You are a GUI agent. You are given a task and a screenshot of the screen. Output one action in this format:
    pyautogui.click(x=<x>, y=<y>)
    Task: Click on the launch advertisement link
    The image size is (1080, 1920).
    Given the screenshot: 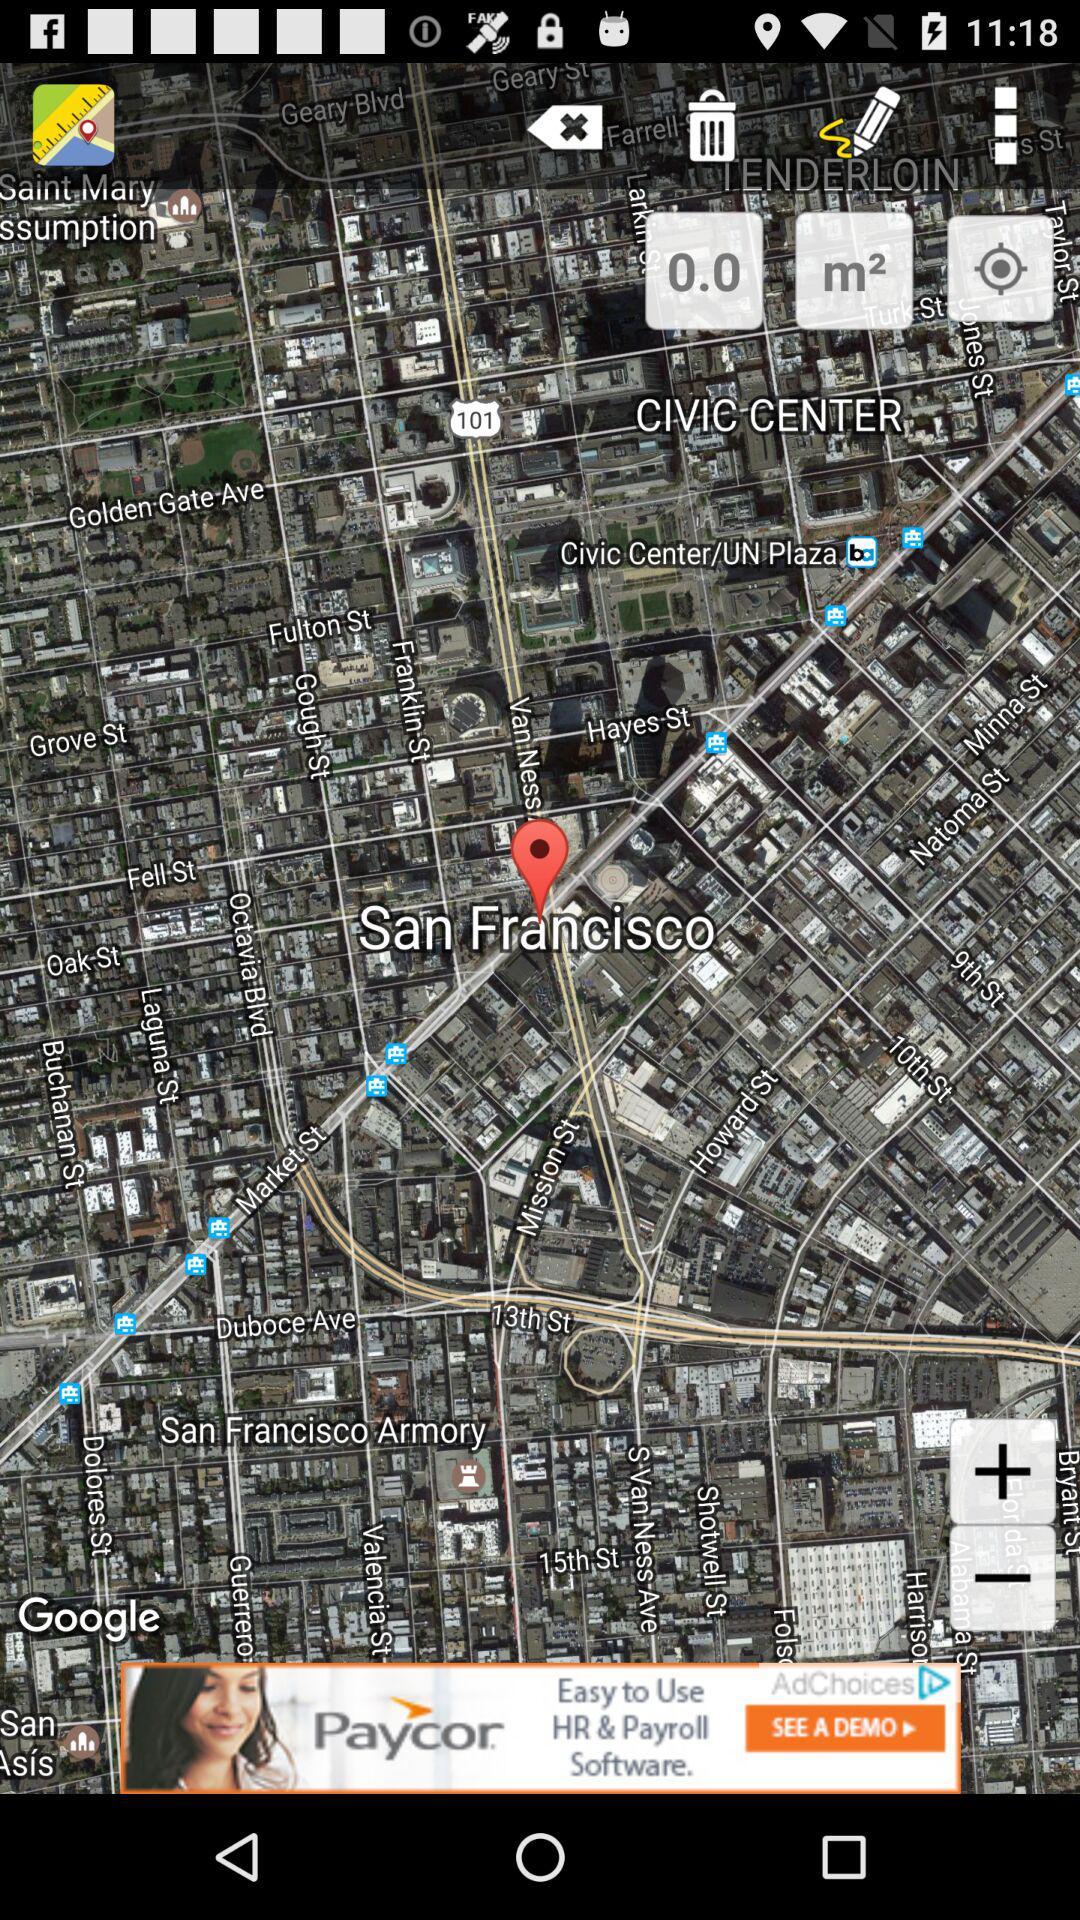 What is the action you would take?
    pyautogui.click(x=540, y=1727)
    